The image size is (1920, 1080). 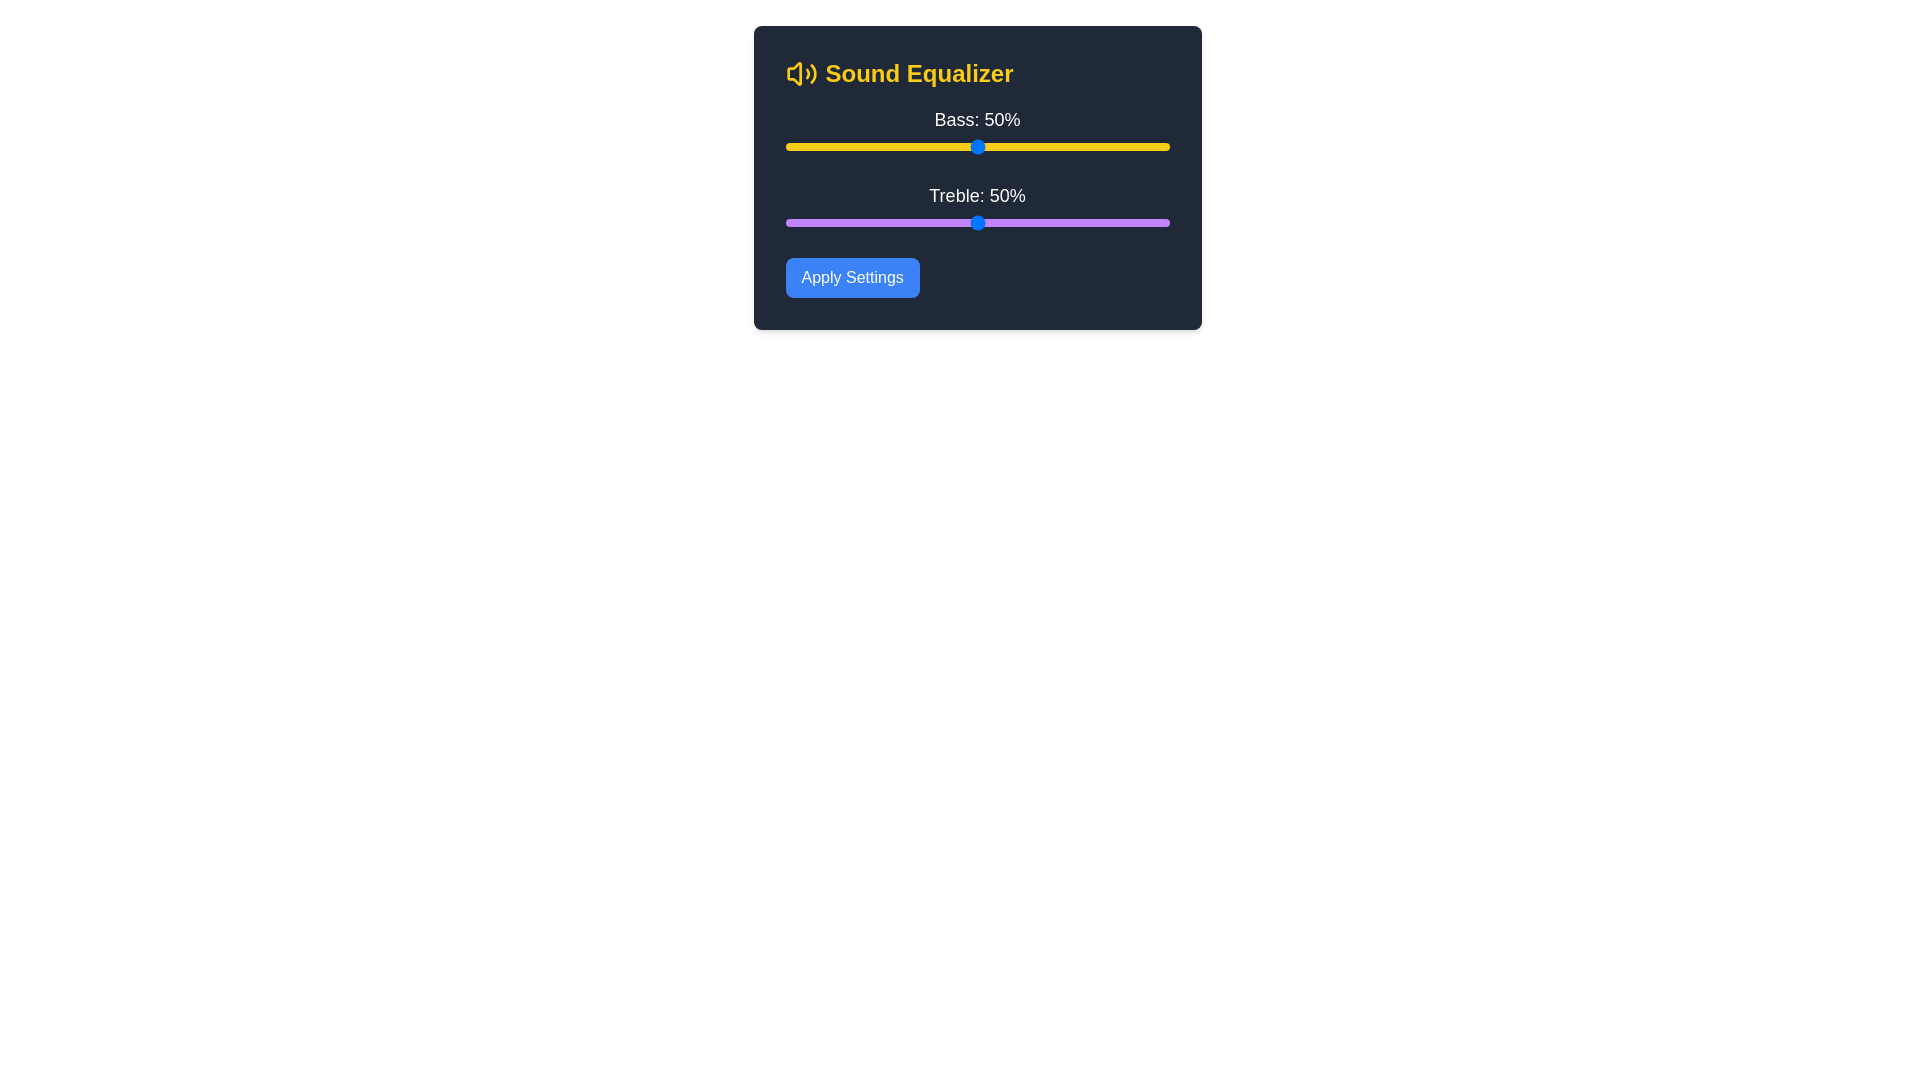 What do you see at coordinates (1008, 223) in the screenshot?
I see `the treble slider to 58%` at bounding box center [1008, 223].